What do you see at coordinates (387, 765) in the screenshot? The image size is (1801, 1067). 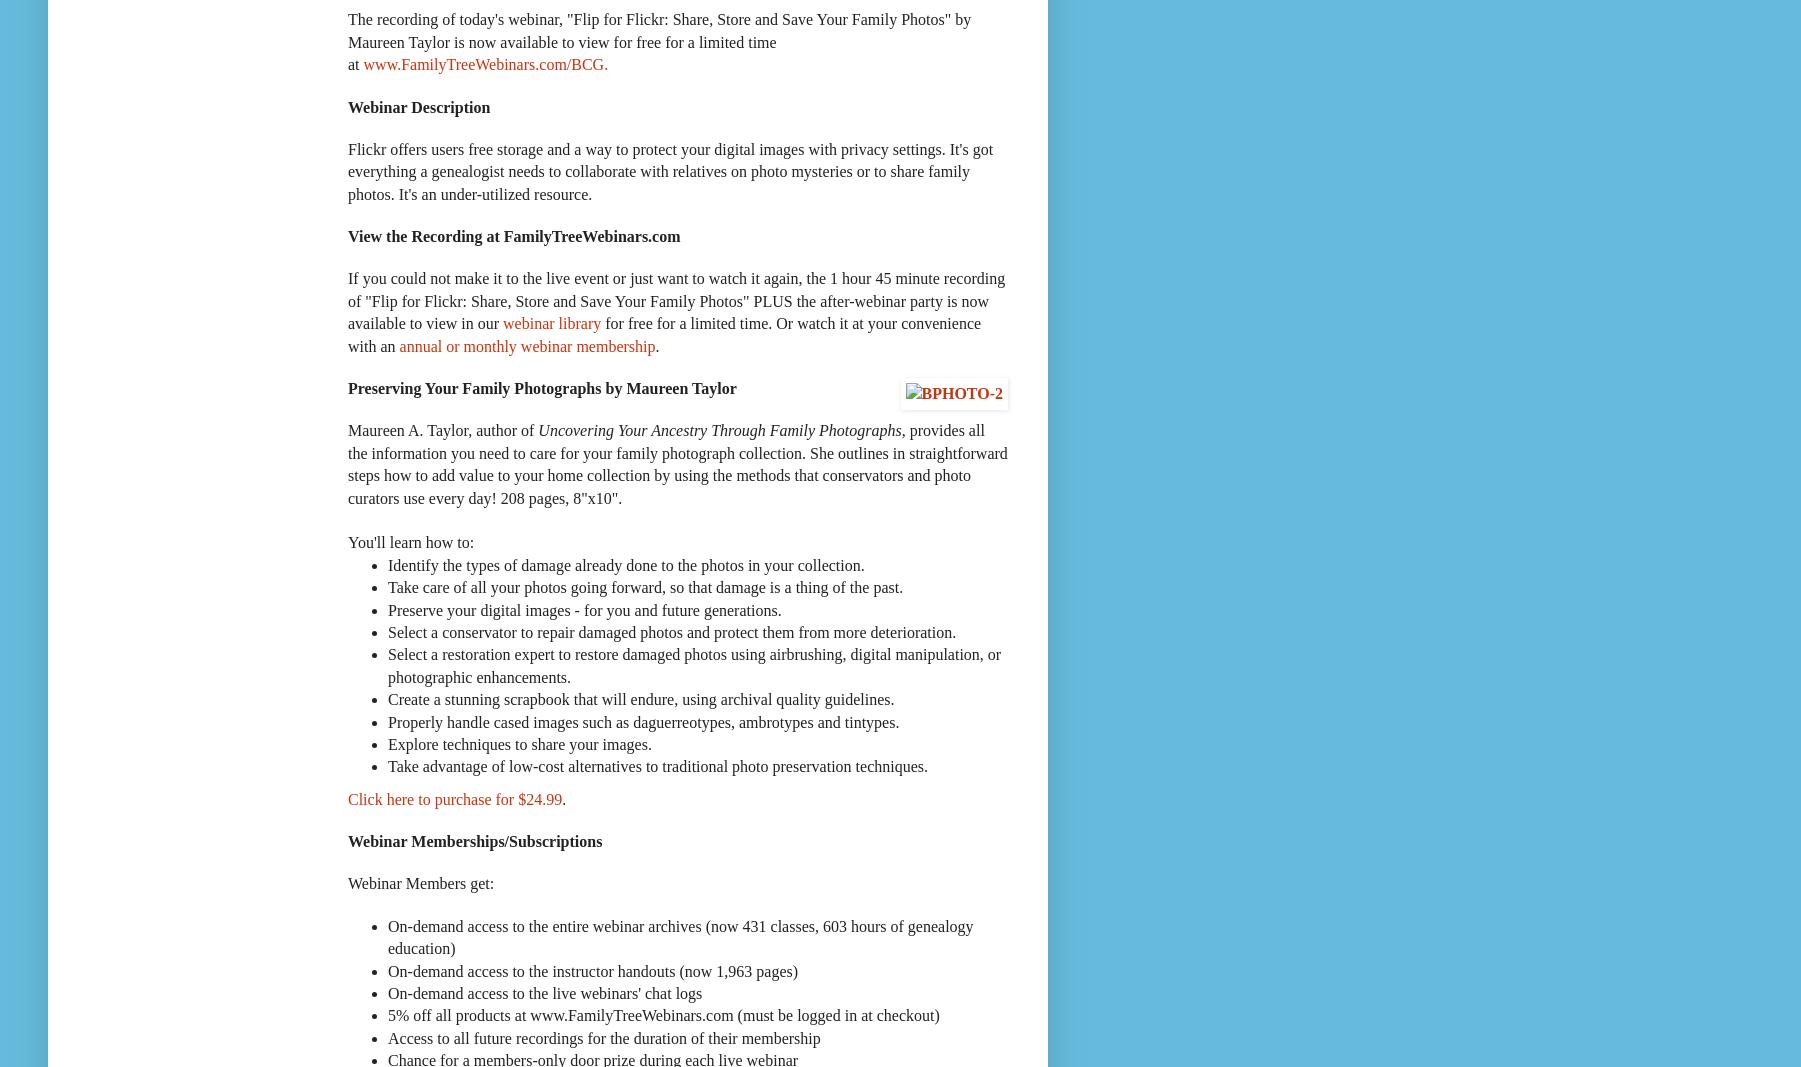 I see `'Take advantage of low-cost alternatives to traditional photo preservation techniques.'` at bounding box center [387, 765].